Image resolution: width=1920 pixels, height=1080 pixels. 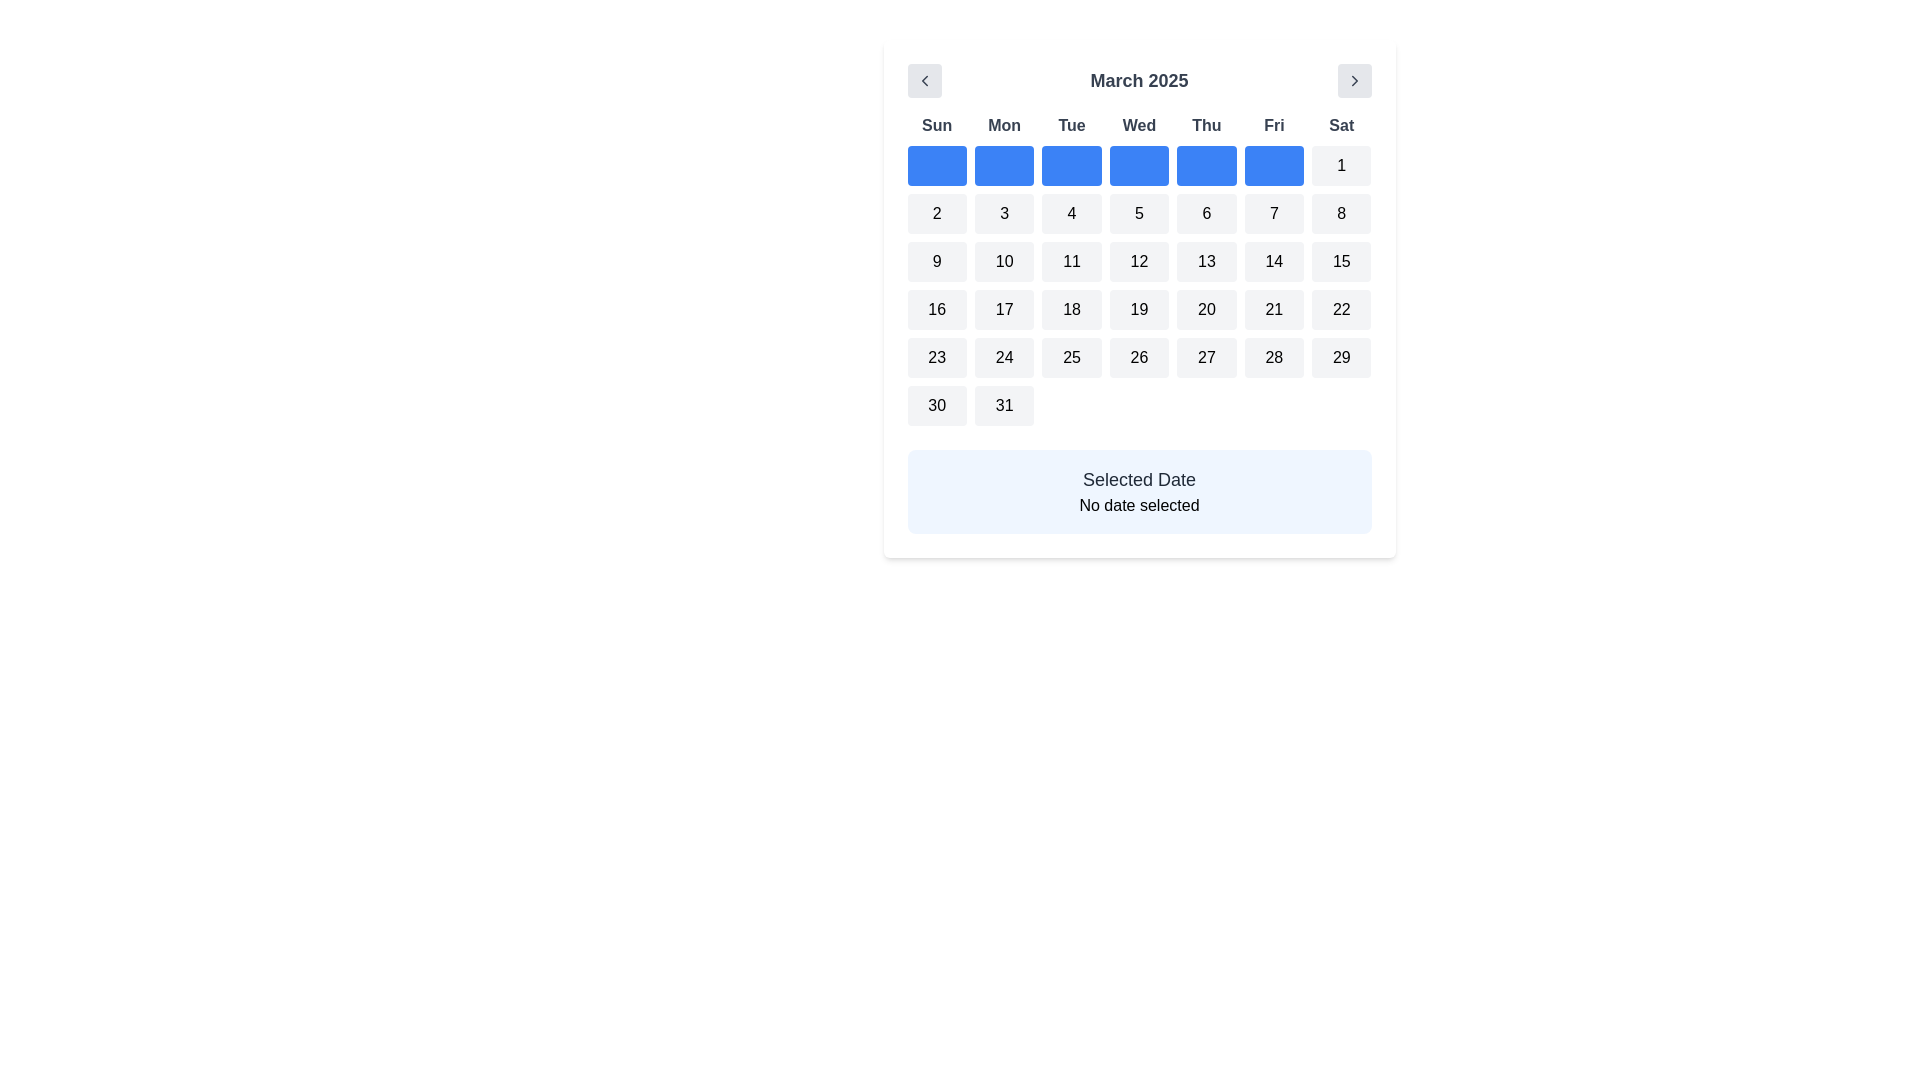 What do you see at coordinates (1205, 357) in the screenshot?
I see `the interactive calendar date button displaying the number '27', which is located in the 5th row and 6th column of the calendar grid, beneath the 'Fri' column` at bounding box center [1205, 357].